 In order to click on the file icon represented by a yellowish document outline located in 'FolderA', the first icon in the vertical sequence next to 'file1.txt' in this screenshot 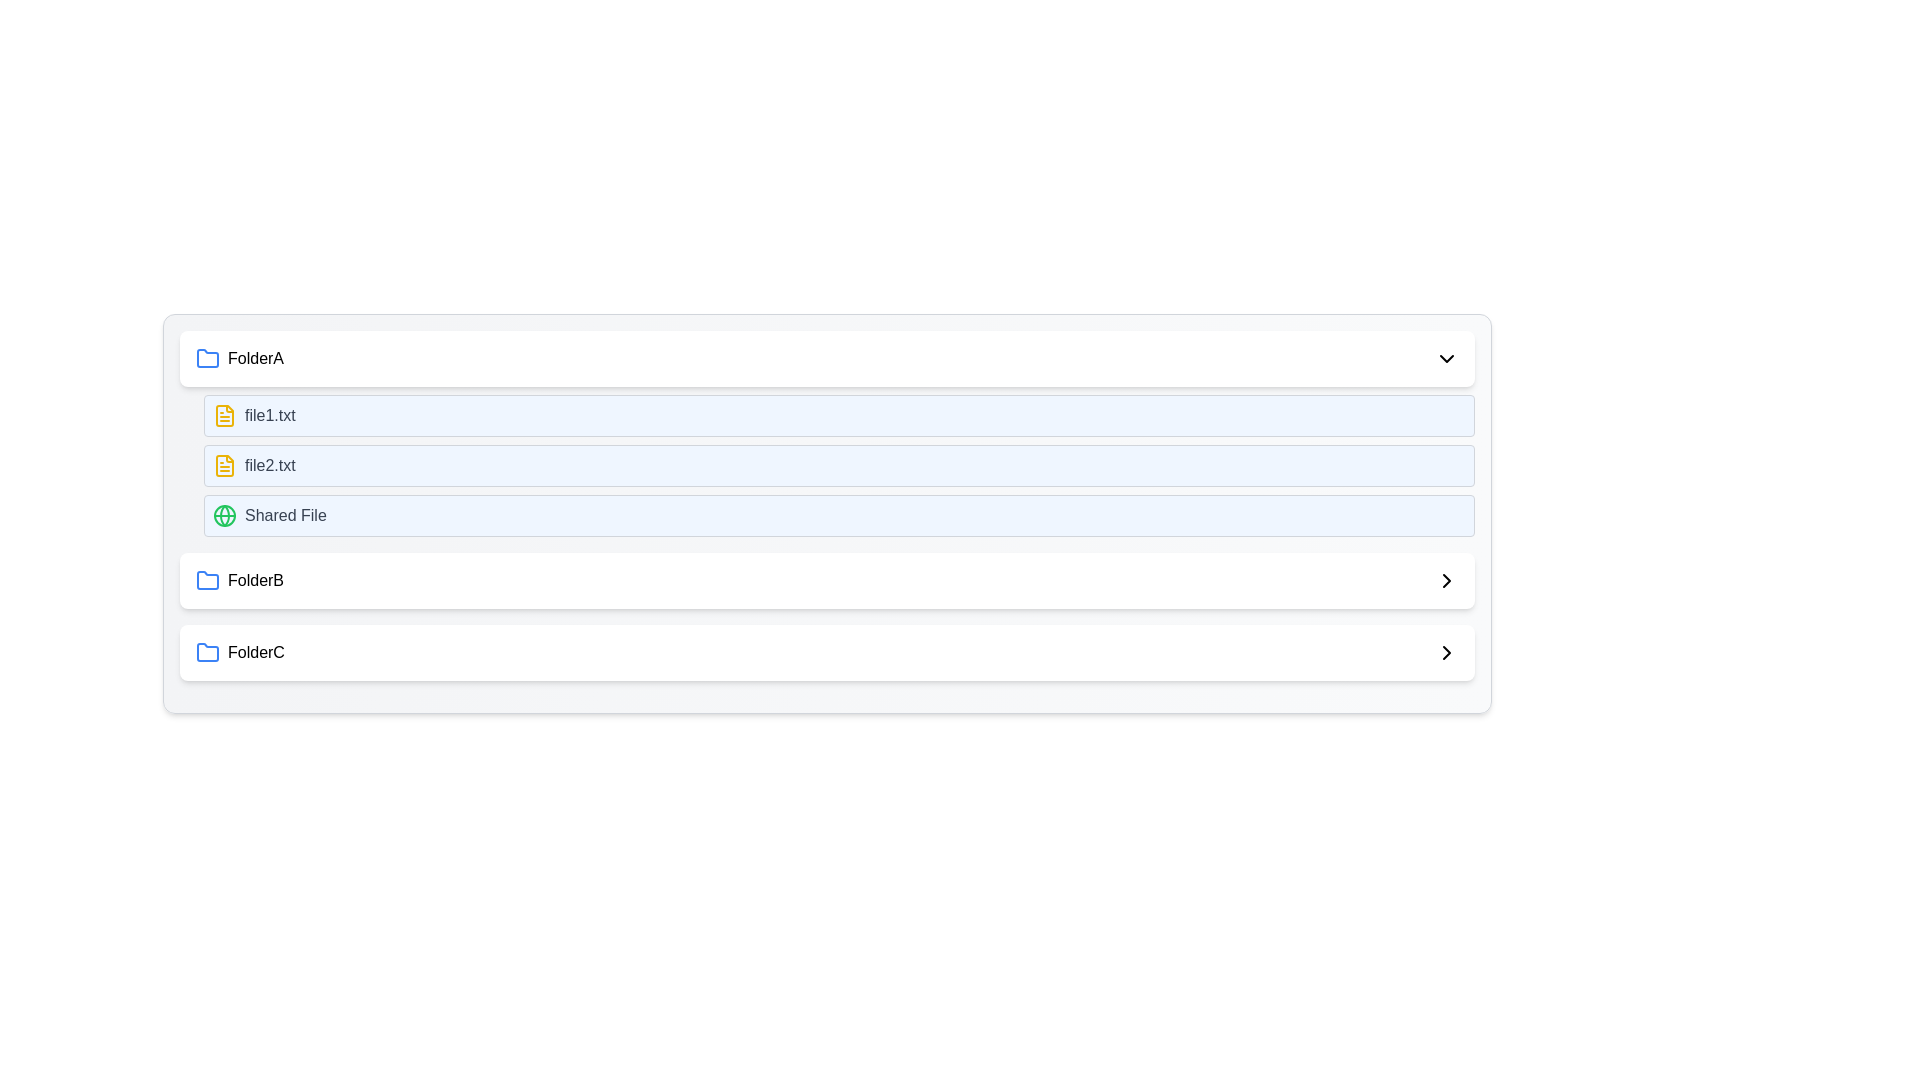, I will do `click(225, 466)`.